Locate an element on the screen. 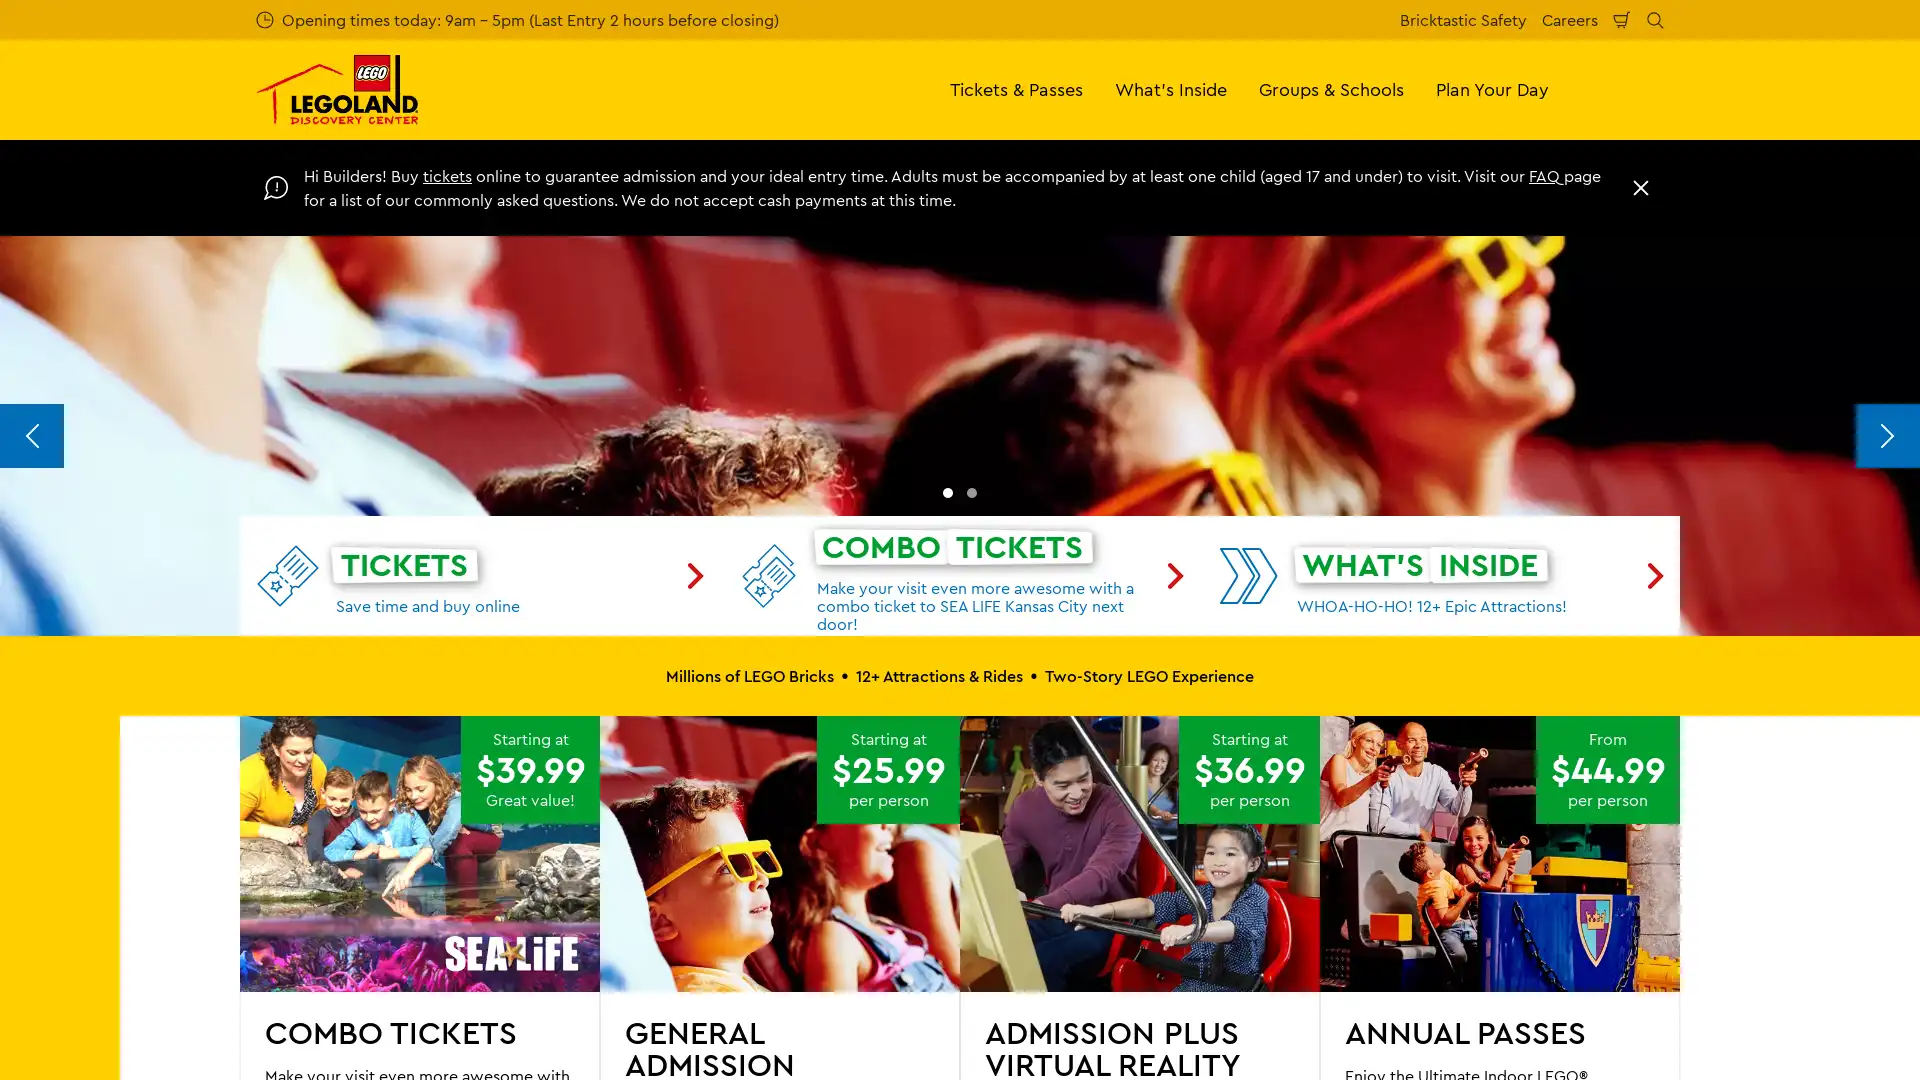  What's Inside is located at coordinates (1171, 88).